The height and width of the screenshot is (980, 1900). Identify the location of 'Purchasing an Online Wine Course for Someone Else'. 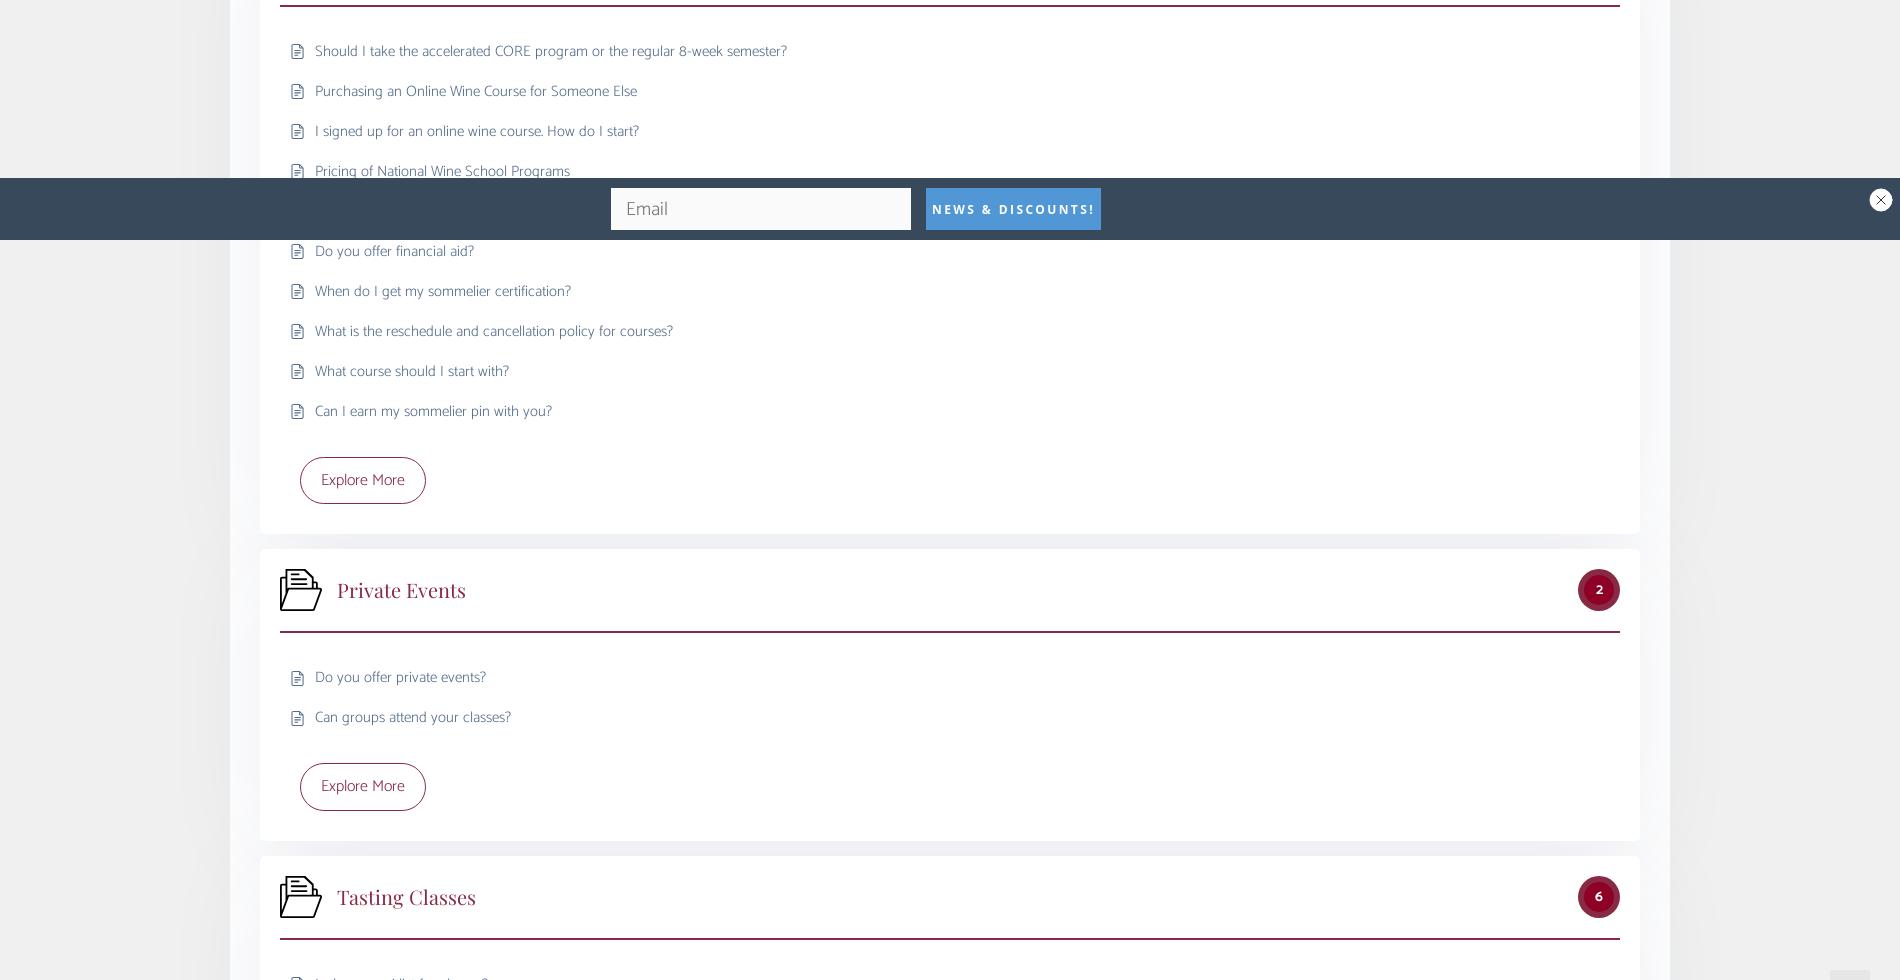
(314, 90).